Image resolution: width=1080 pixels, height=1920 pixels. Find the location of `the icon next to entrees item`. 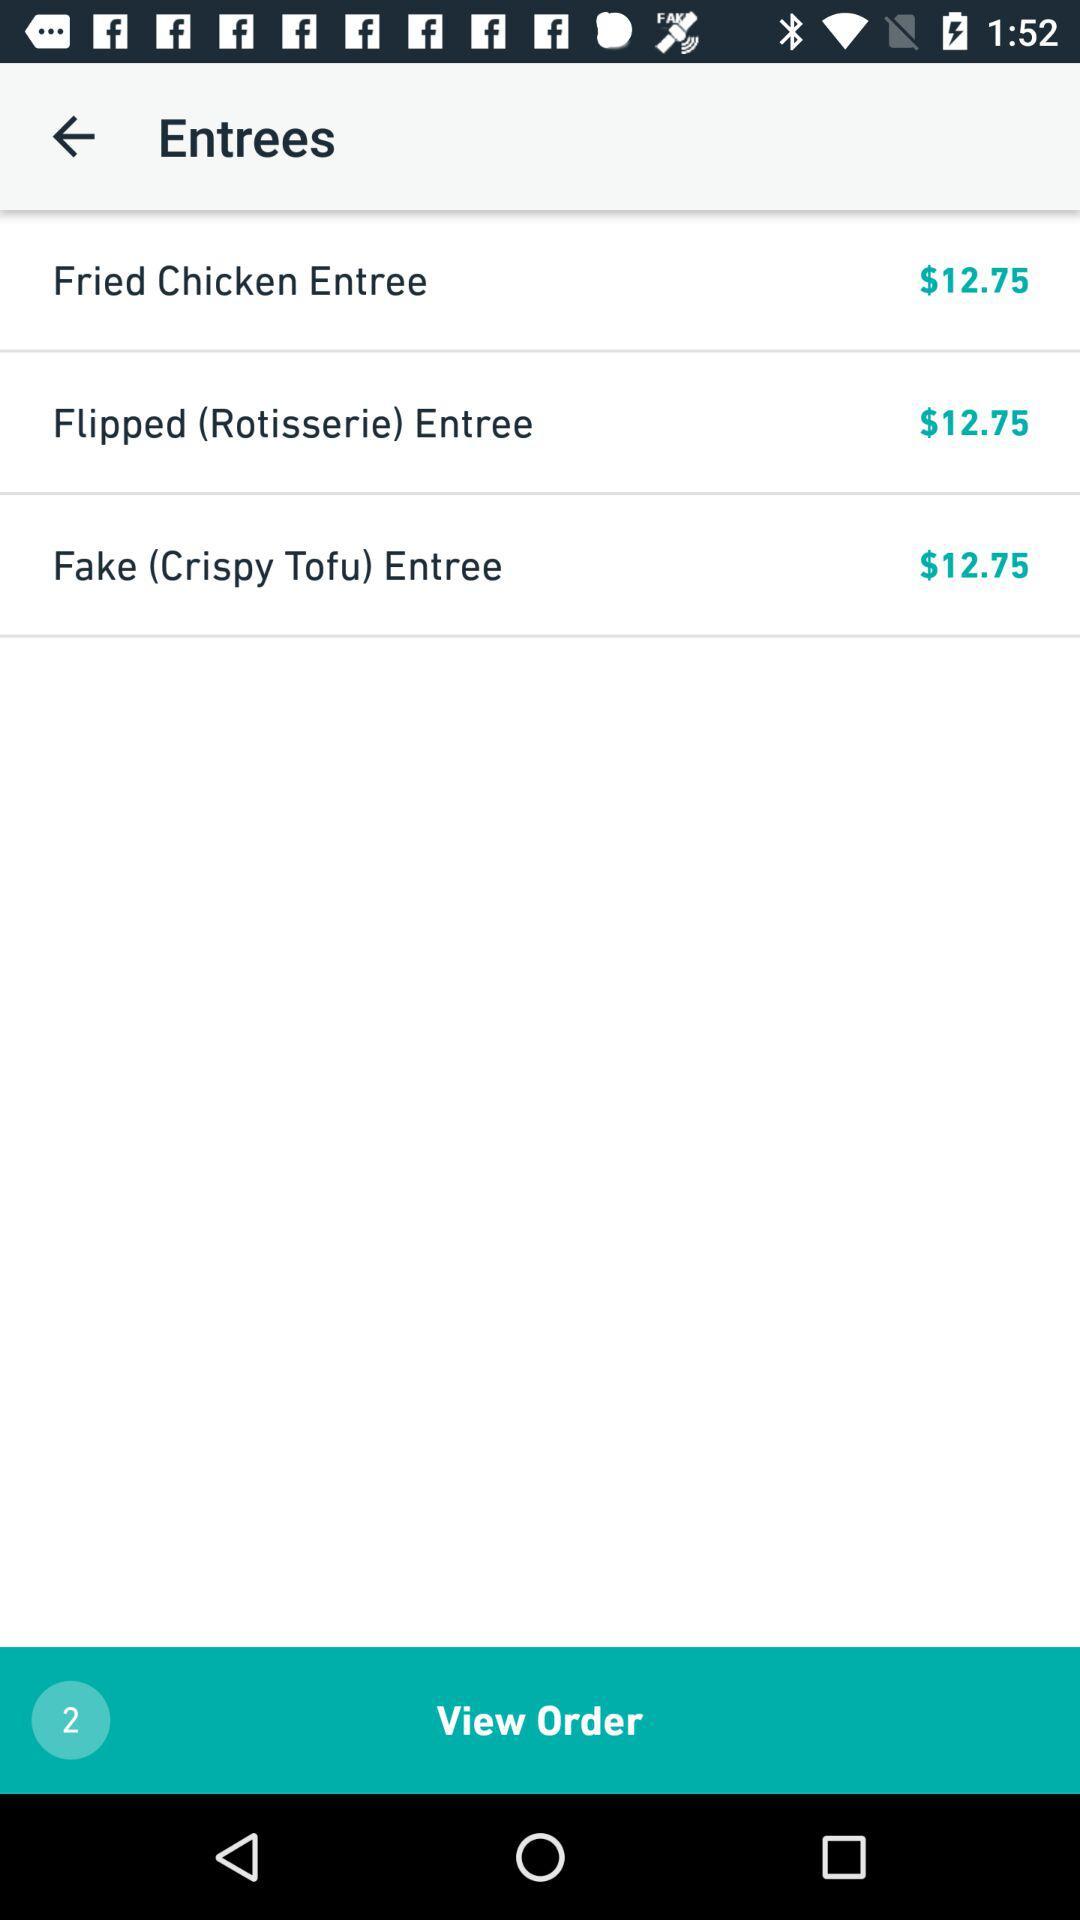

the icon next to entrees item is located at coordinates (72, 135).